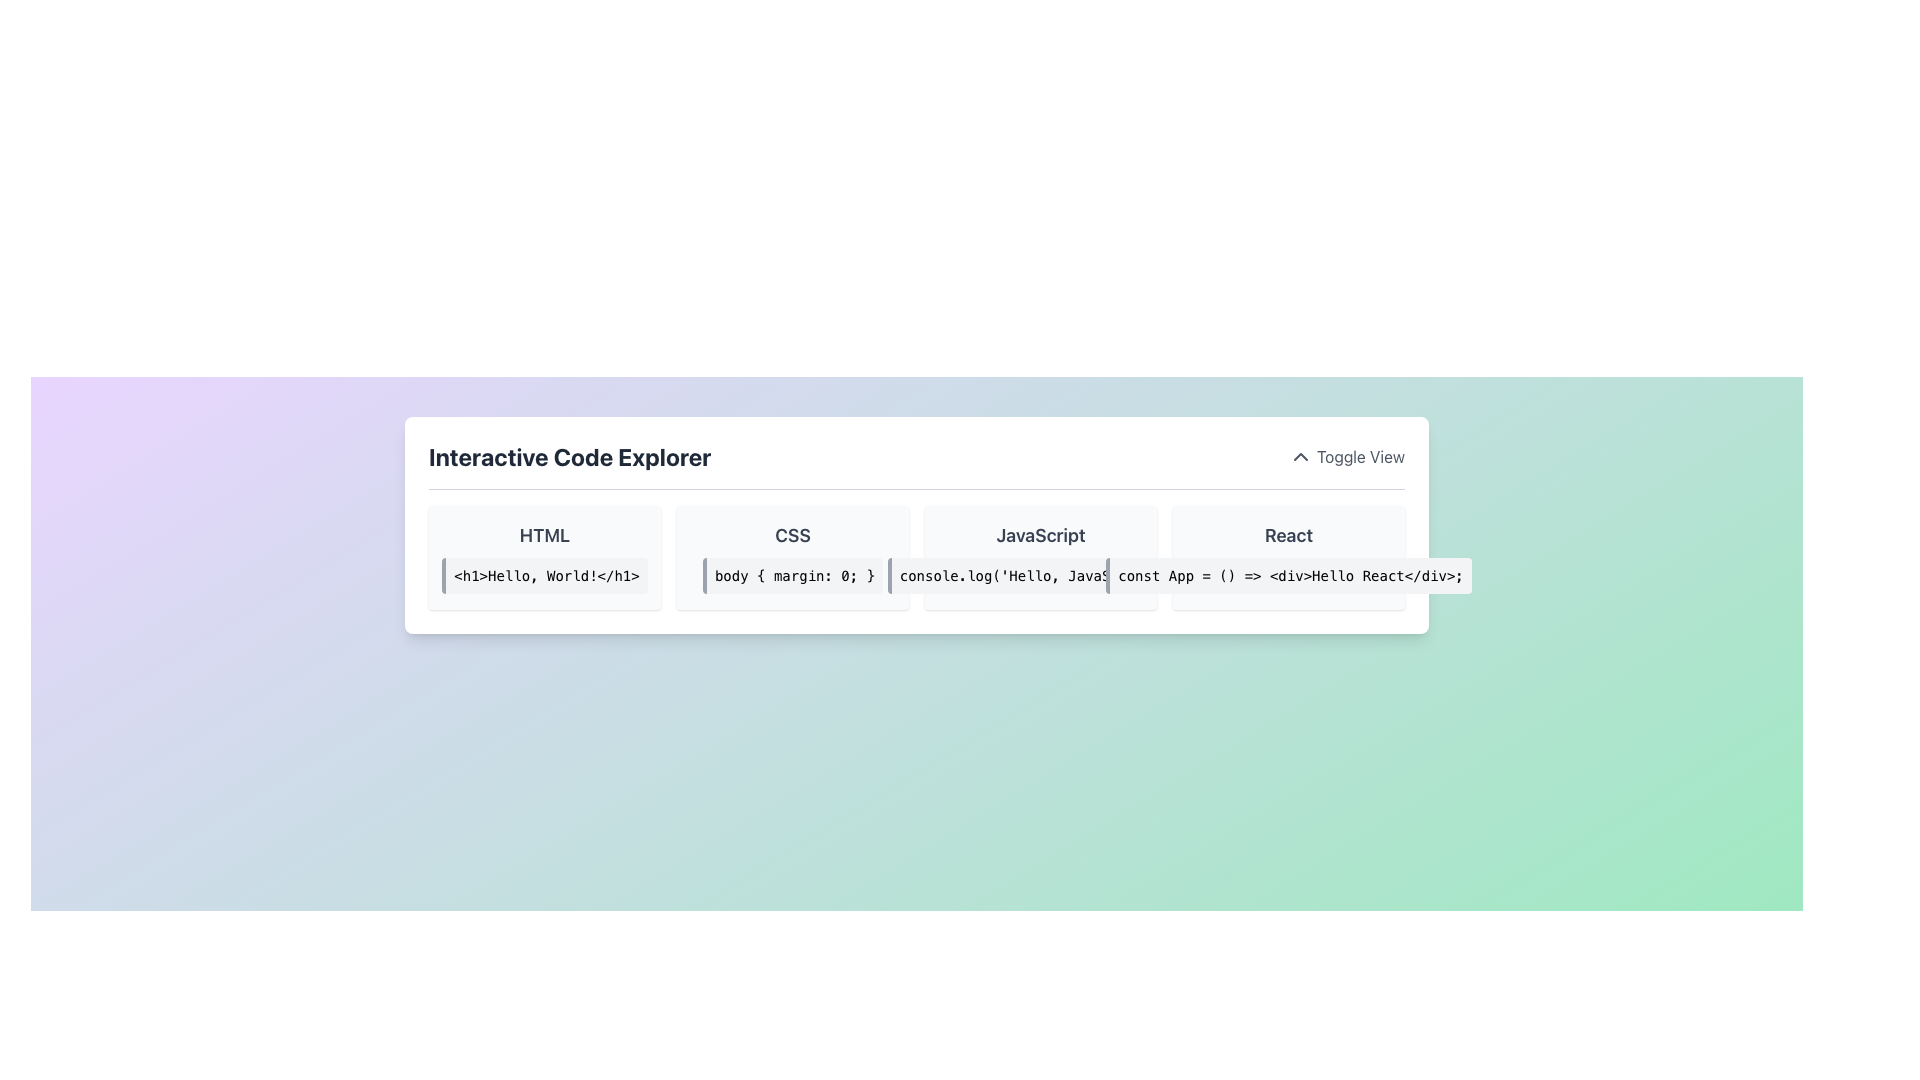 The width and height of the screenshot is (1920, 1080). Describe the element at coordinates (545, 575) in the screenshot. I see `contents of the text block styled with a light gray background and containing the text '<h1>Hello, World!</h1>' located beneath the title 'HTML'` at that location.